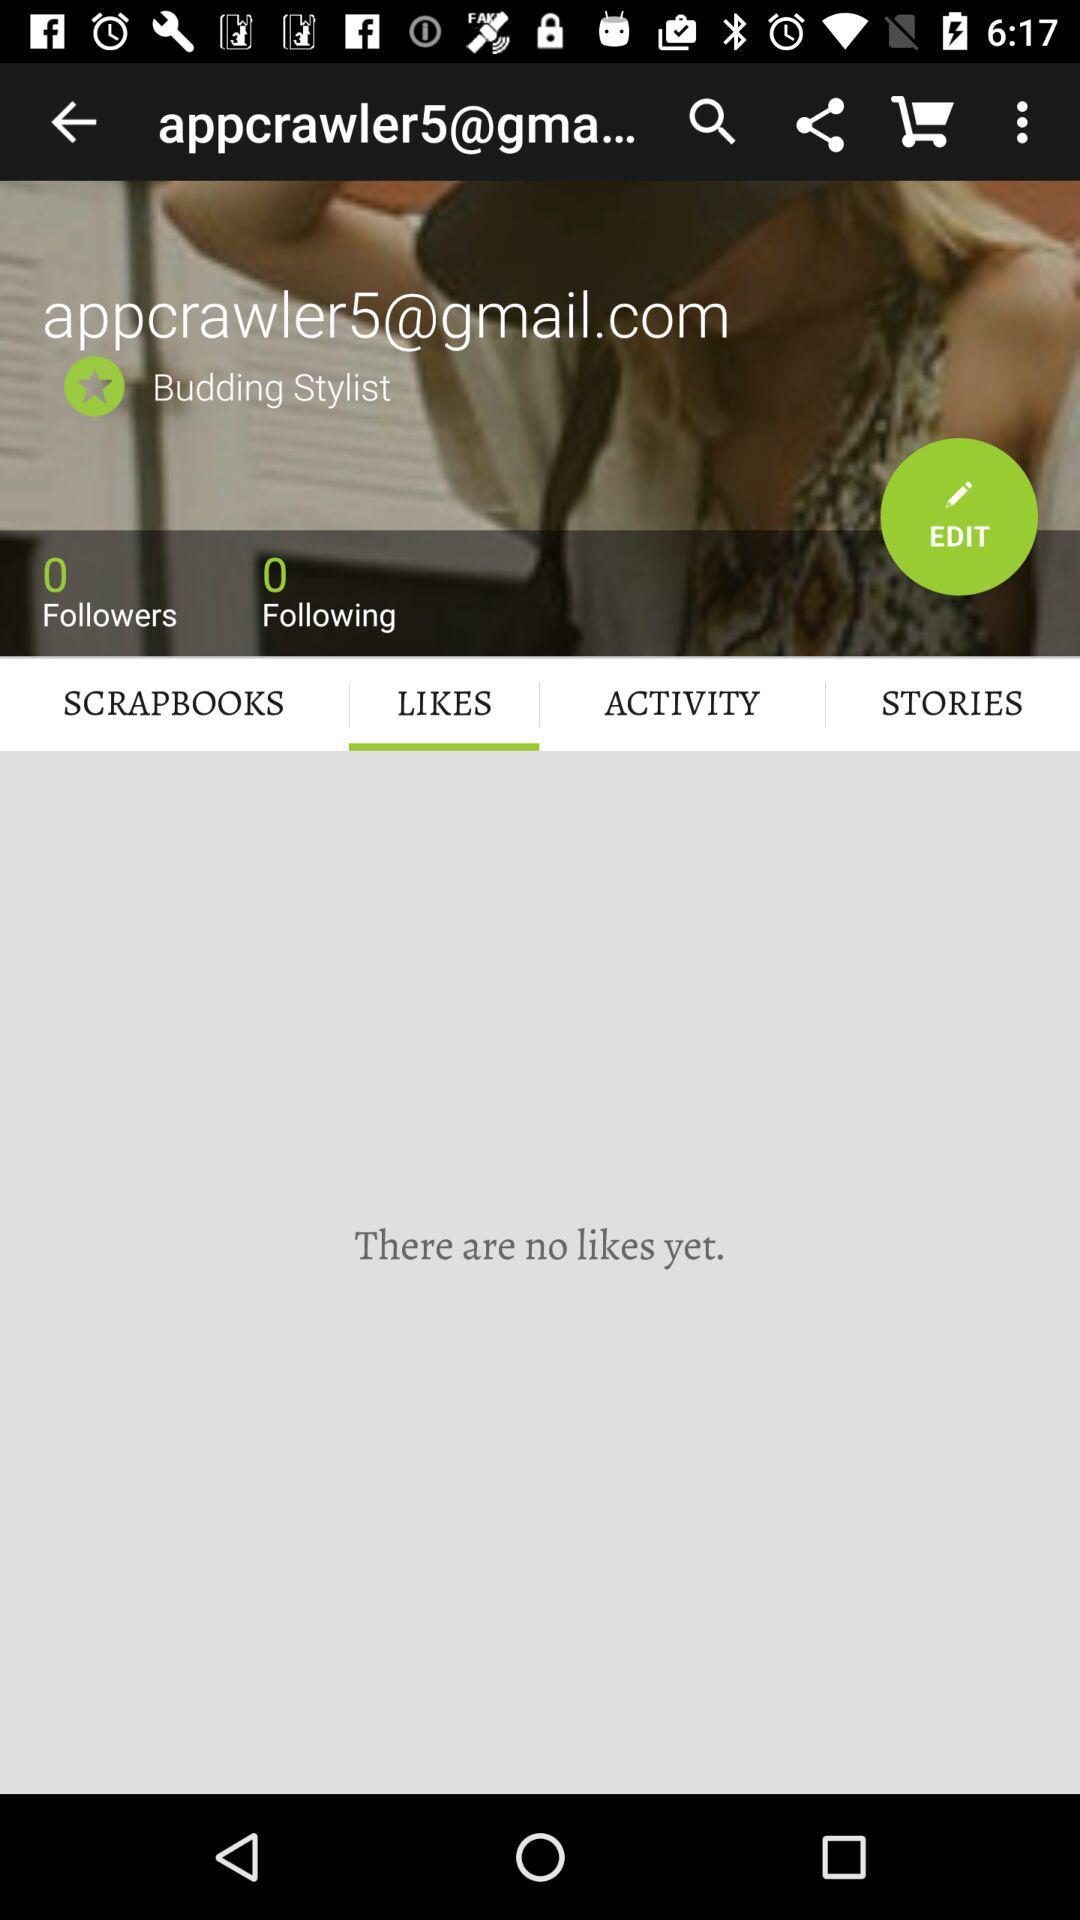  I want to click on share the article, so click(822, 120).